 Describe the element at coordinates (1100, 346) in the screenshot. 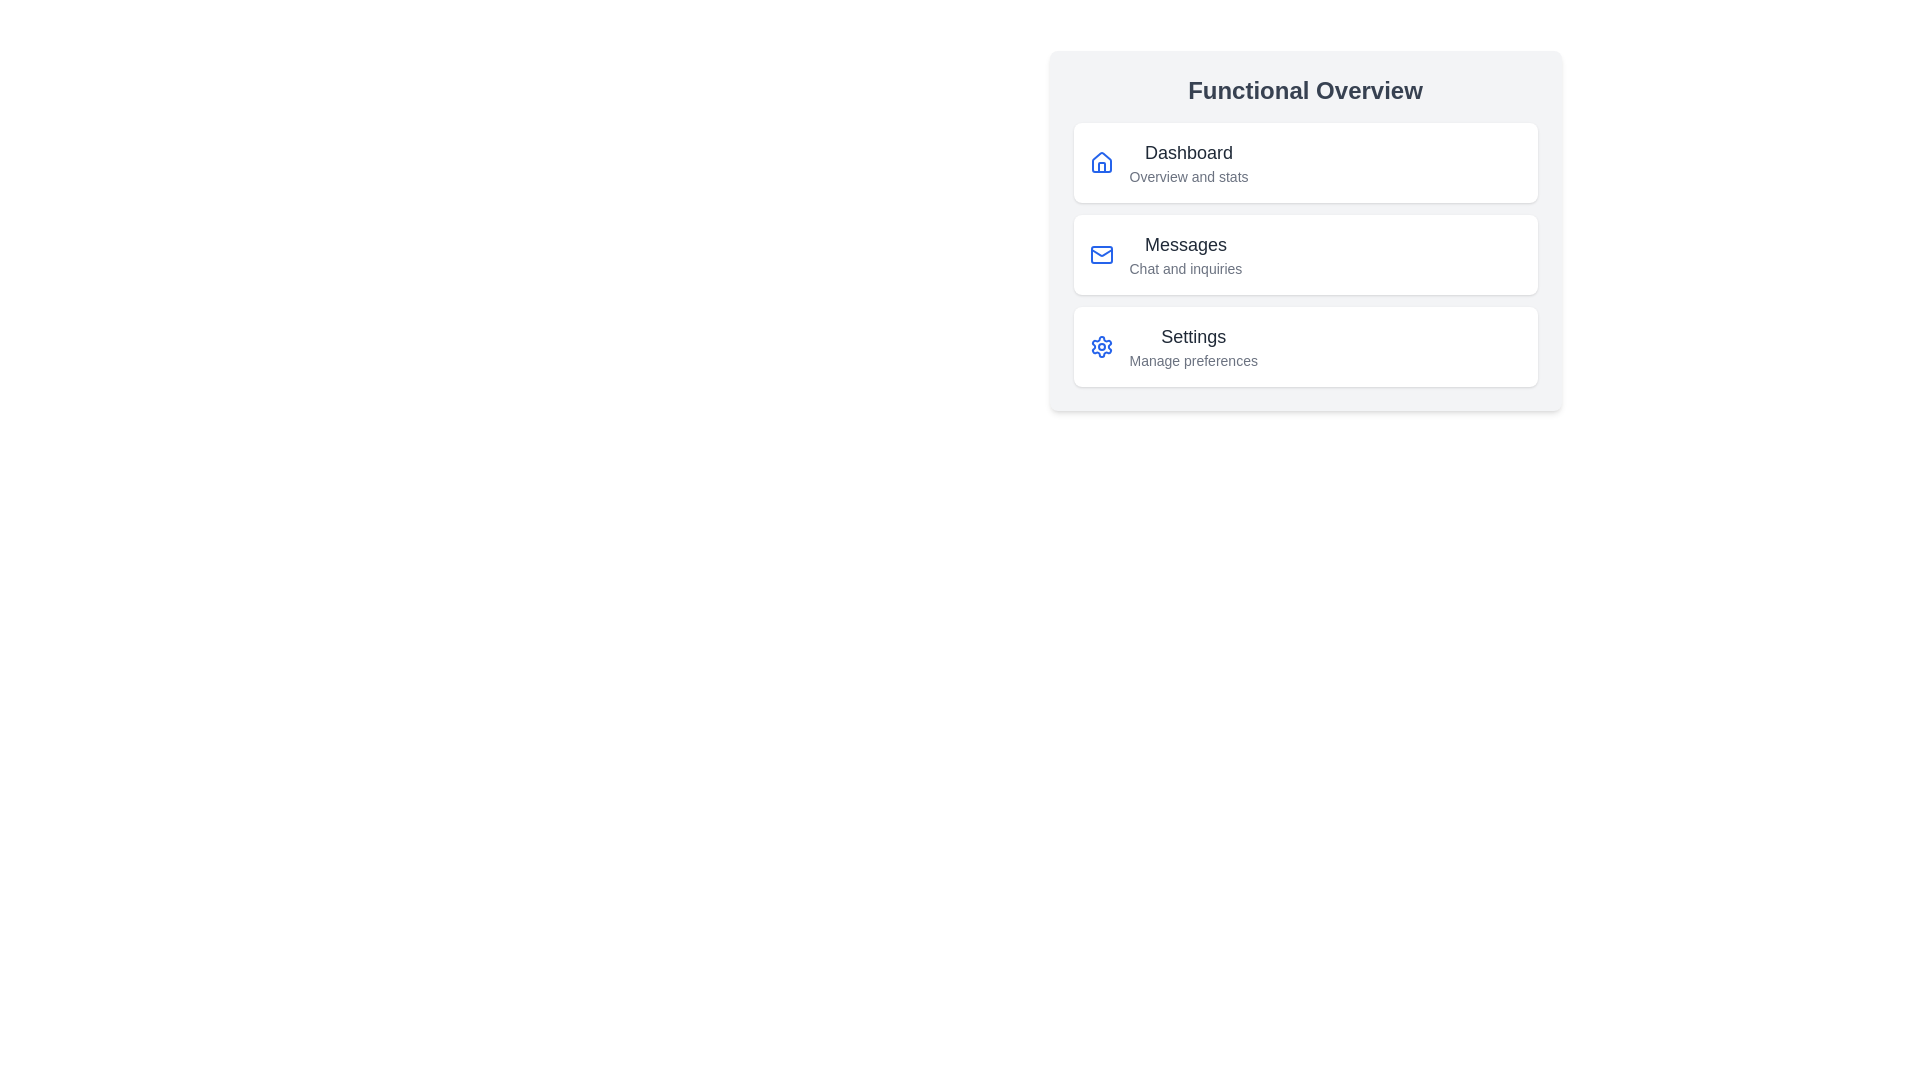

I see `the settings icon located within the 'Settings' card, positioned to the left of the main text 'Settings'` at that location.